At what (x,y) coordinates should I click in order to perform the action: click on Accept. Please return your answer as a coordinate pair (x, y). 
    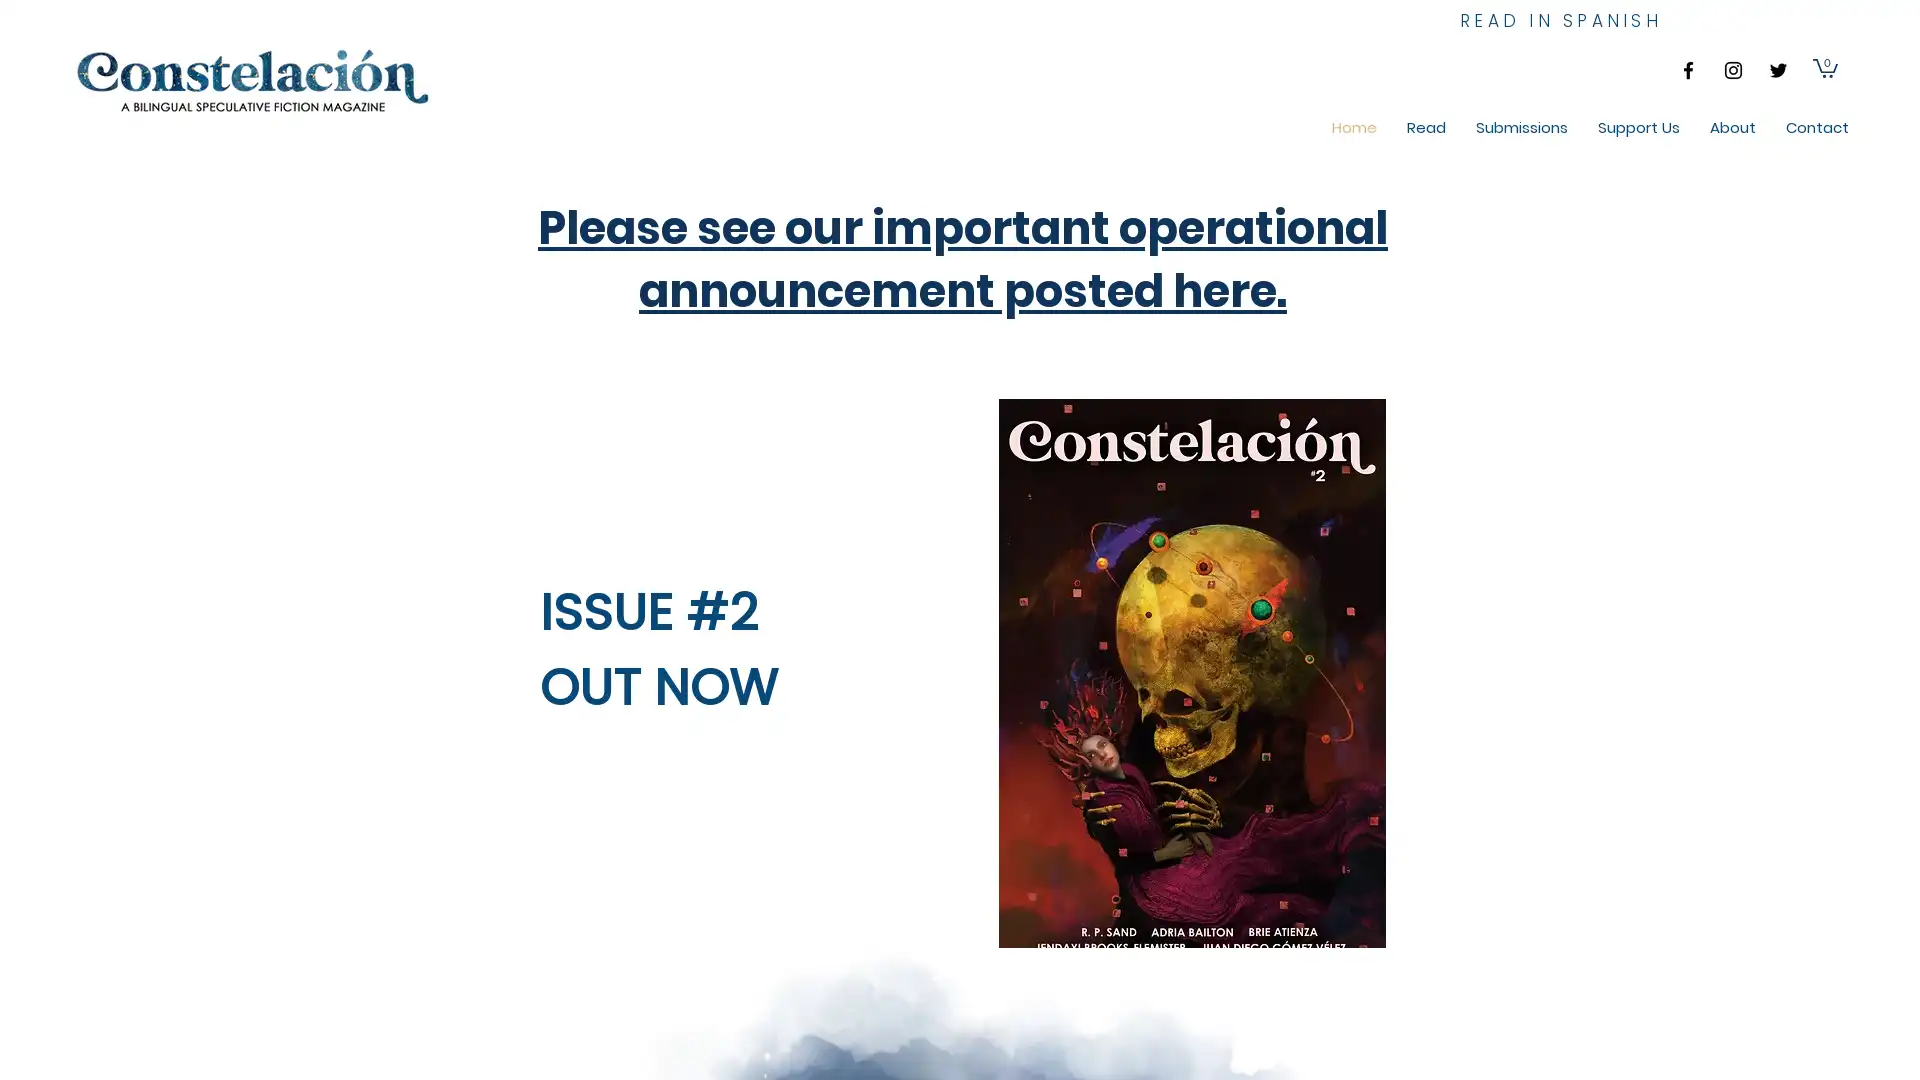
    Looking at the image, I should click on (1830, 1044).